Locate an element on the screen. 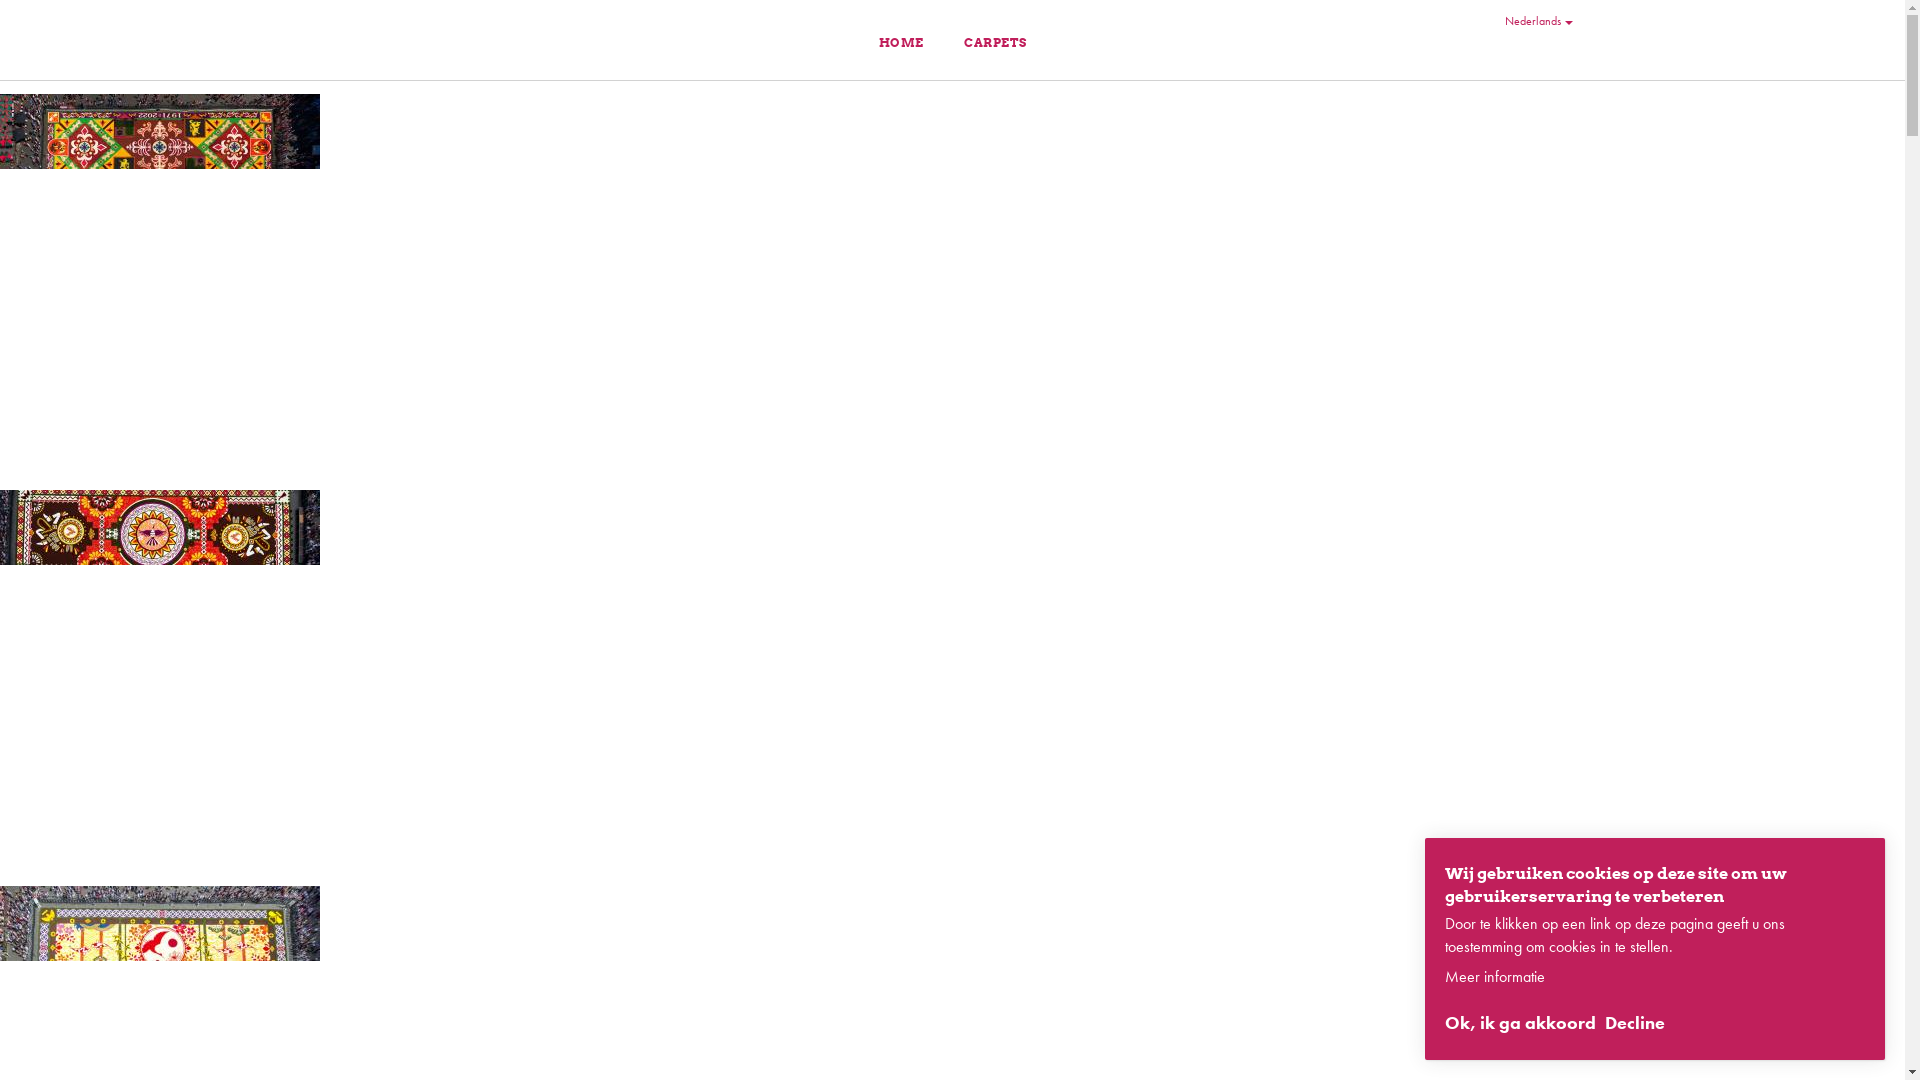 The width and height of the screenshot is (1920, 1080). 'Ok, ik ga akkoord' is located at coordinates (1520, 1023).